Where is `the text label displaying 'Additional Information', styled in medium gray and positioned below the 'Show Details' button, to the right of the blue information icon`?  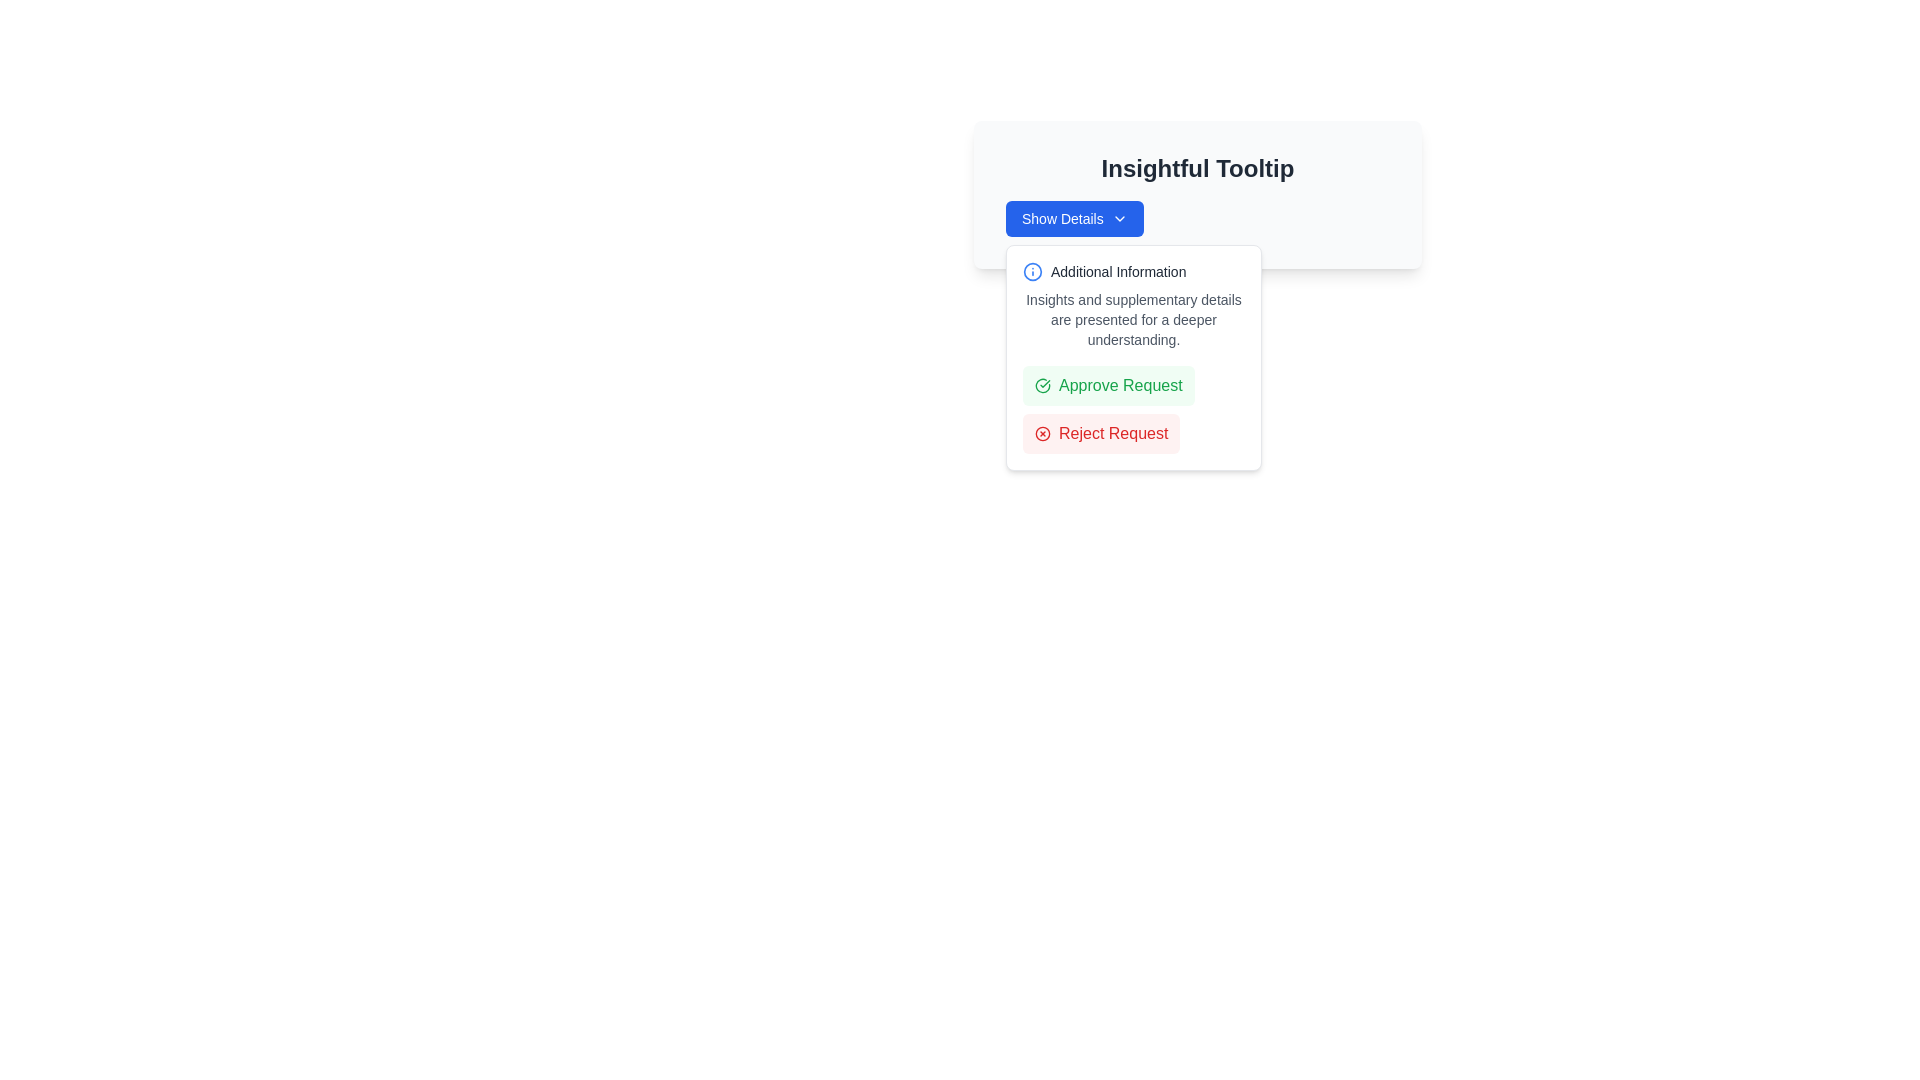 the text label displaying 'Additional Information', styled in medium gray and positioned below the 'Show Details' button, to the right of the blue information icon is located at coordinates (1117, 272).